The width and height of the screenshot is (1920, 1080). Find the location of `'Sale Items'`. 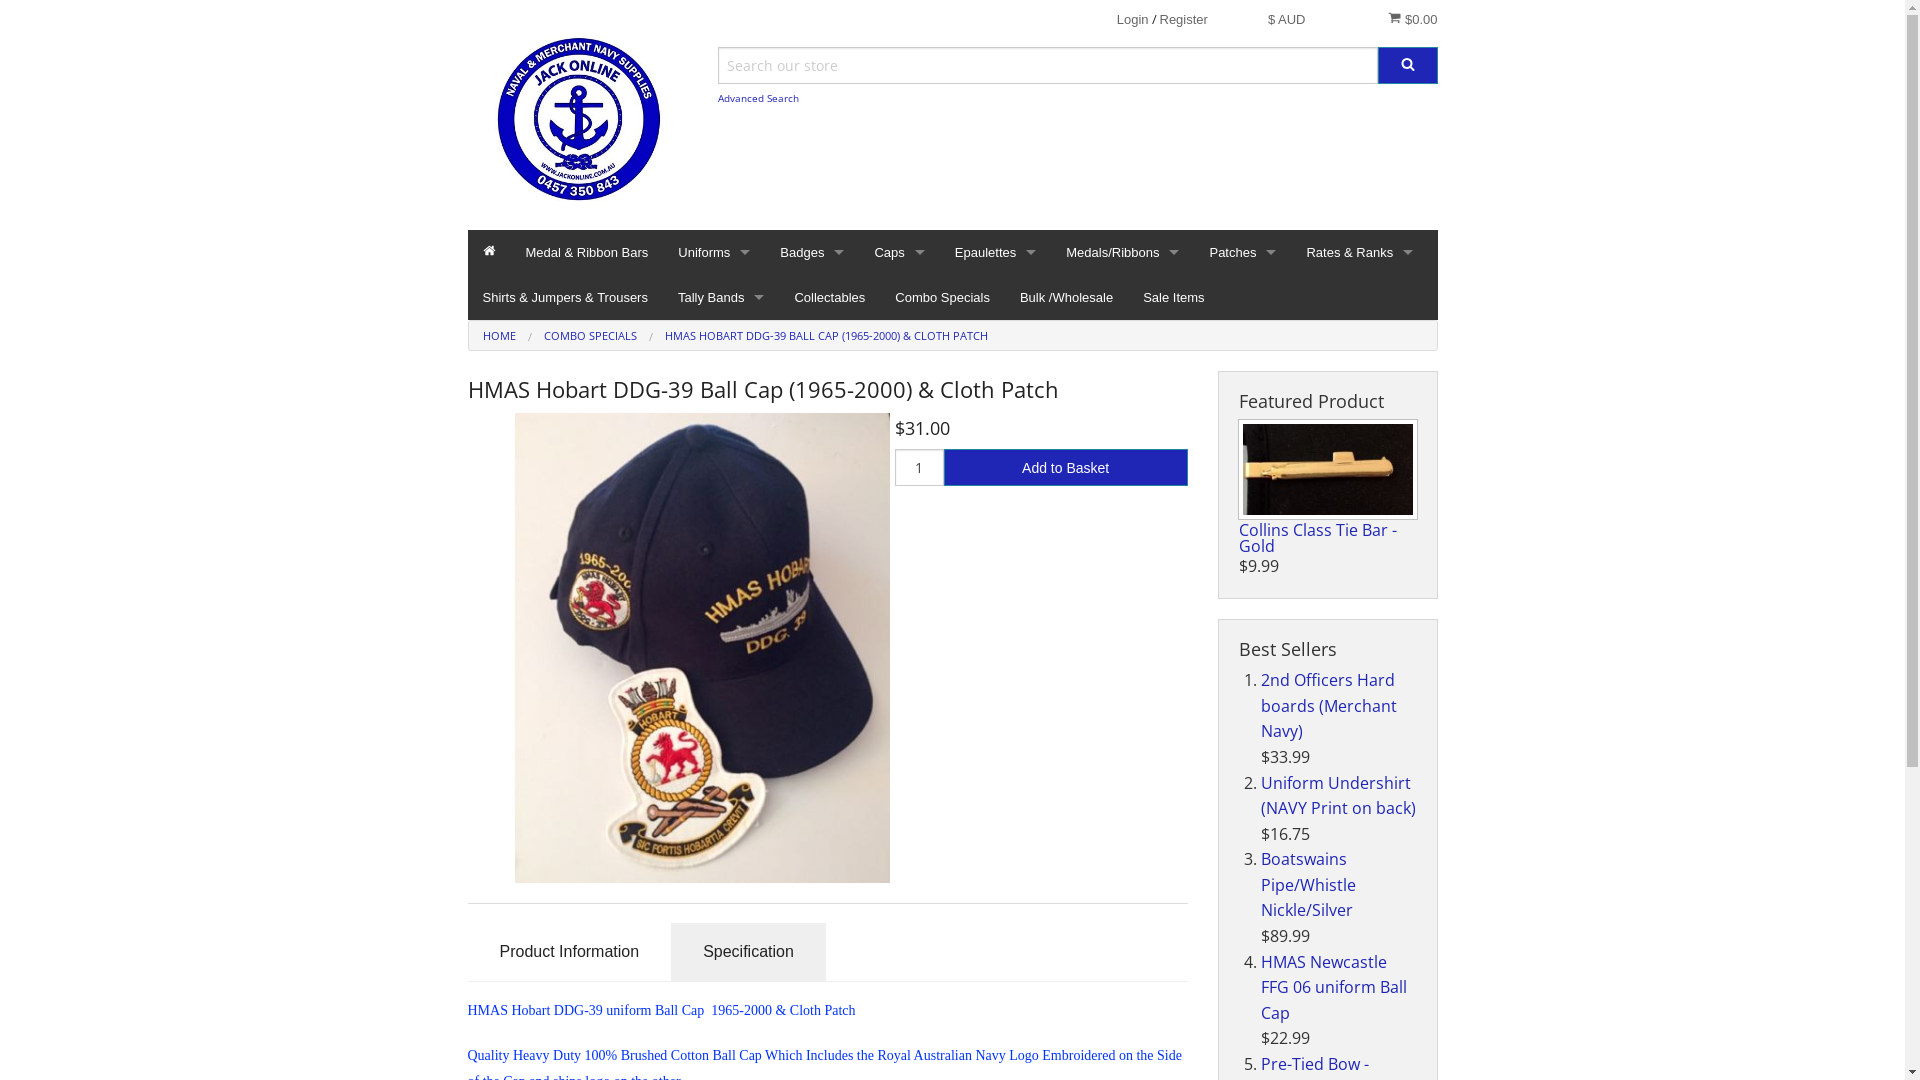

'Sale Items' is located at coordinates (1128, 297).